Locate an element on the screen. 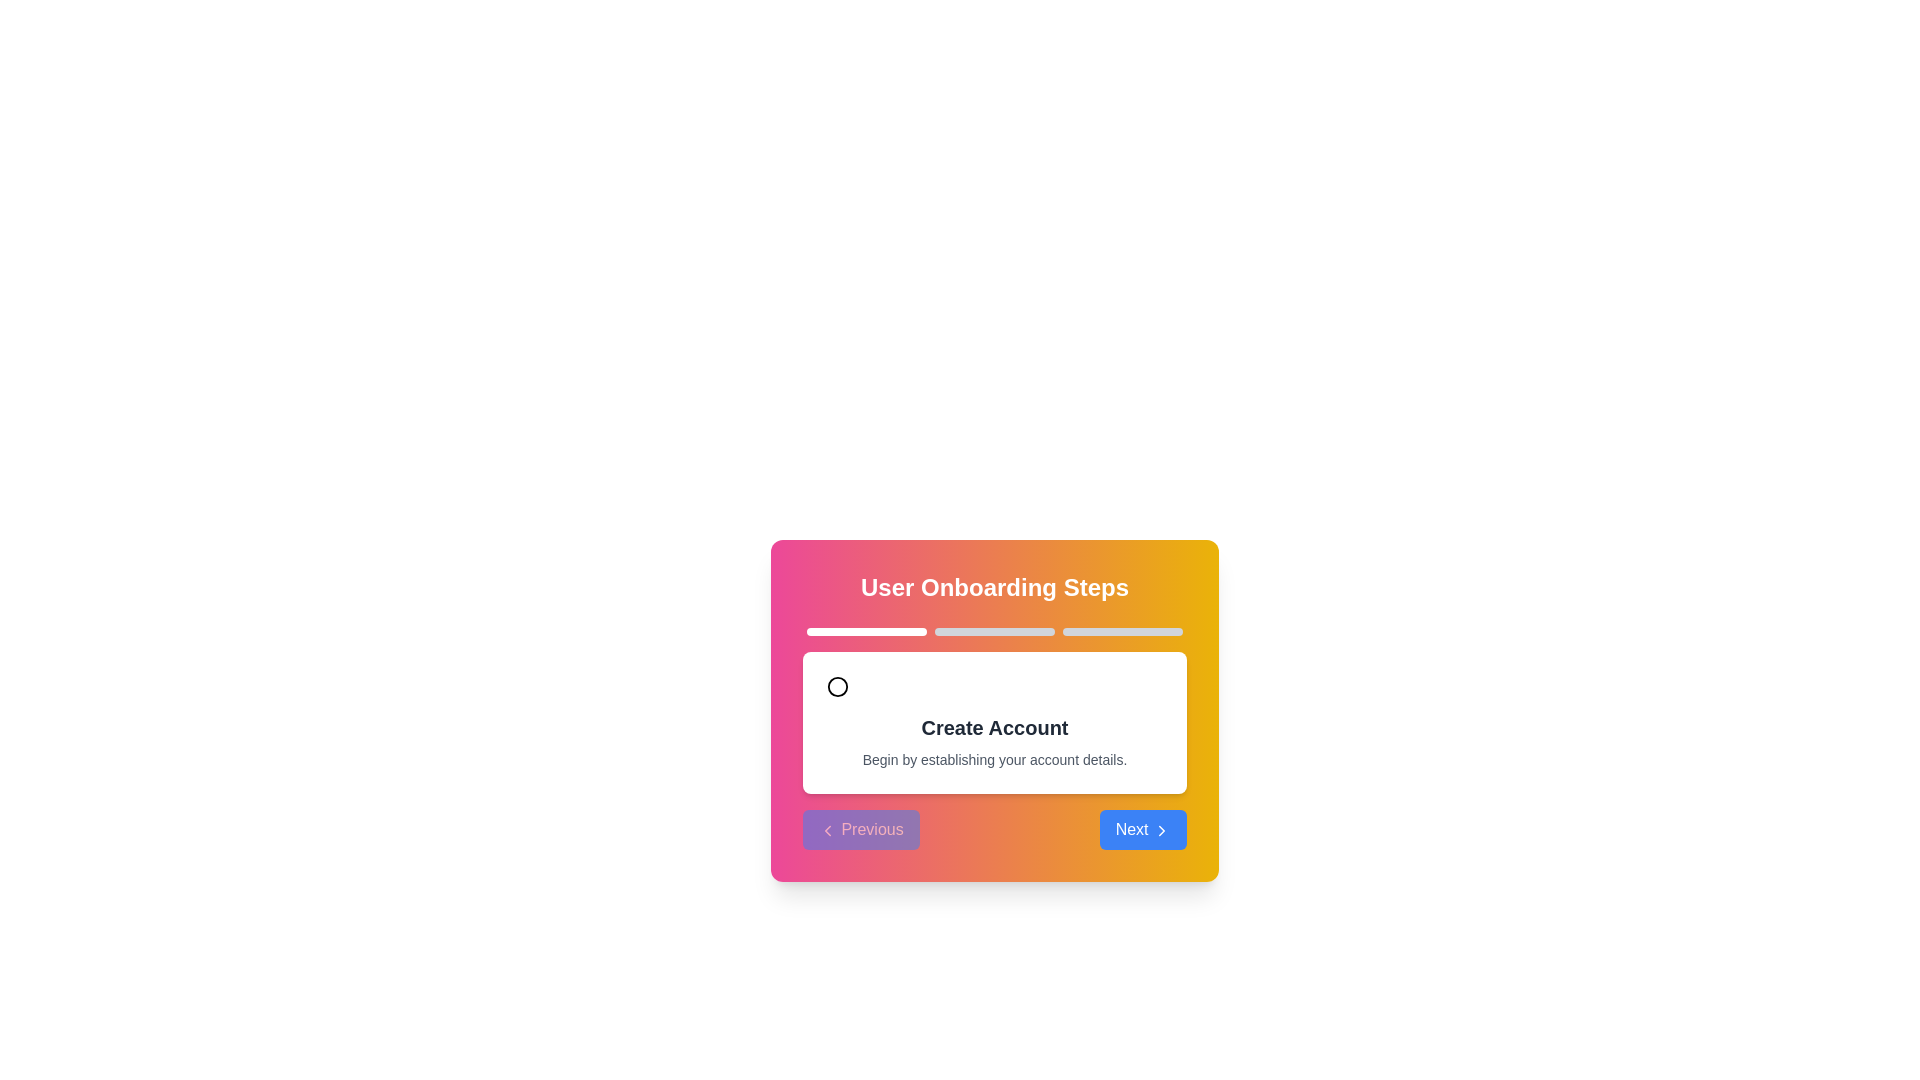 This screenshot has height=1080, width=1920. the text label displaying 'User Onboarding Steps' which is prominently positioned at the top of a colorful gradient card is located at coordinates (994, 586).